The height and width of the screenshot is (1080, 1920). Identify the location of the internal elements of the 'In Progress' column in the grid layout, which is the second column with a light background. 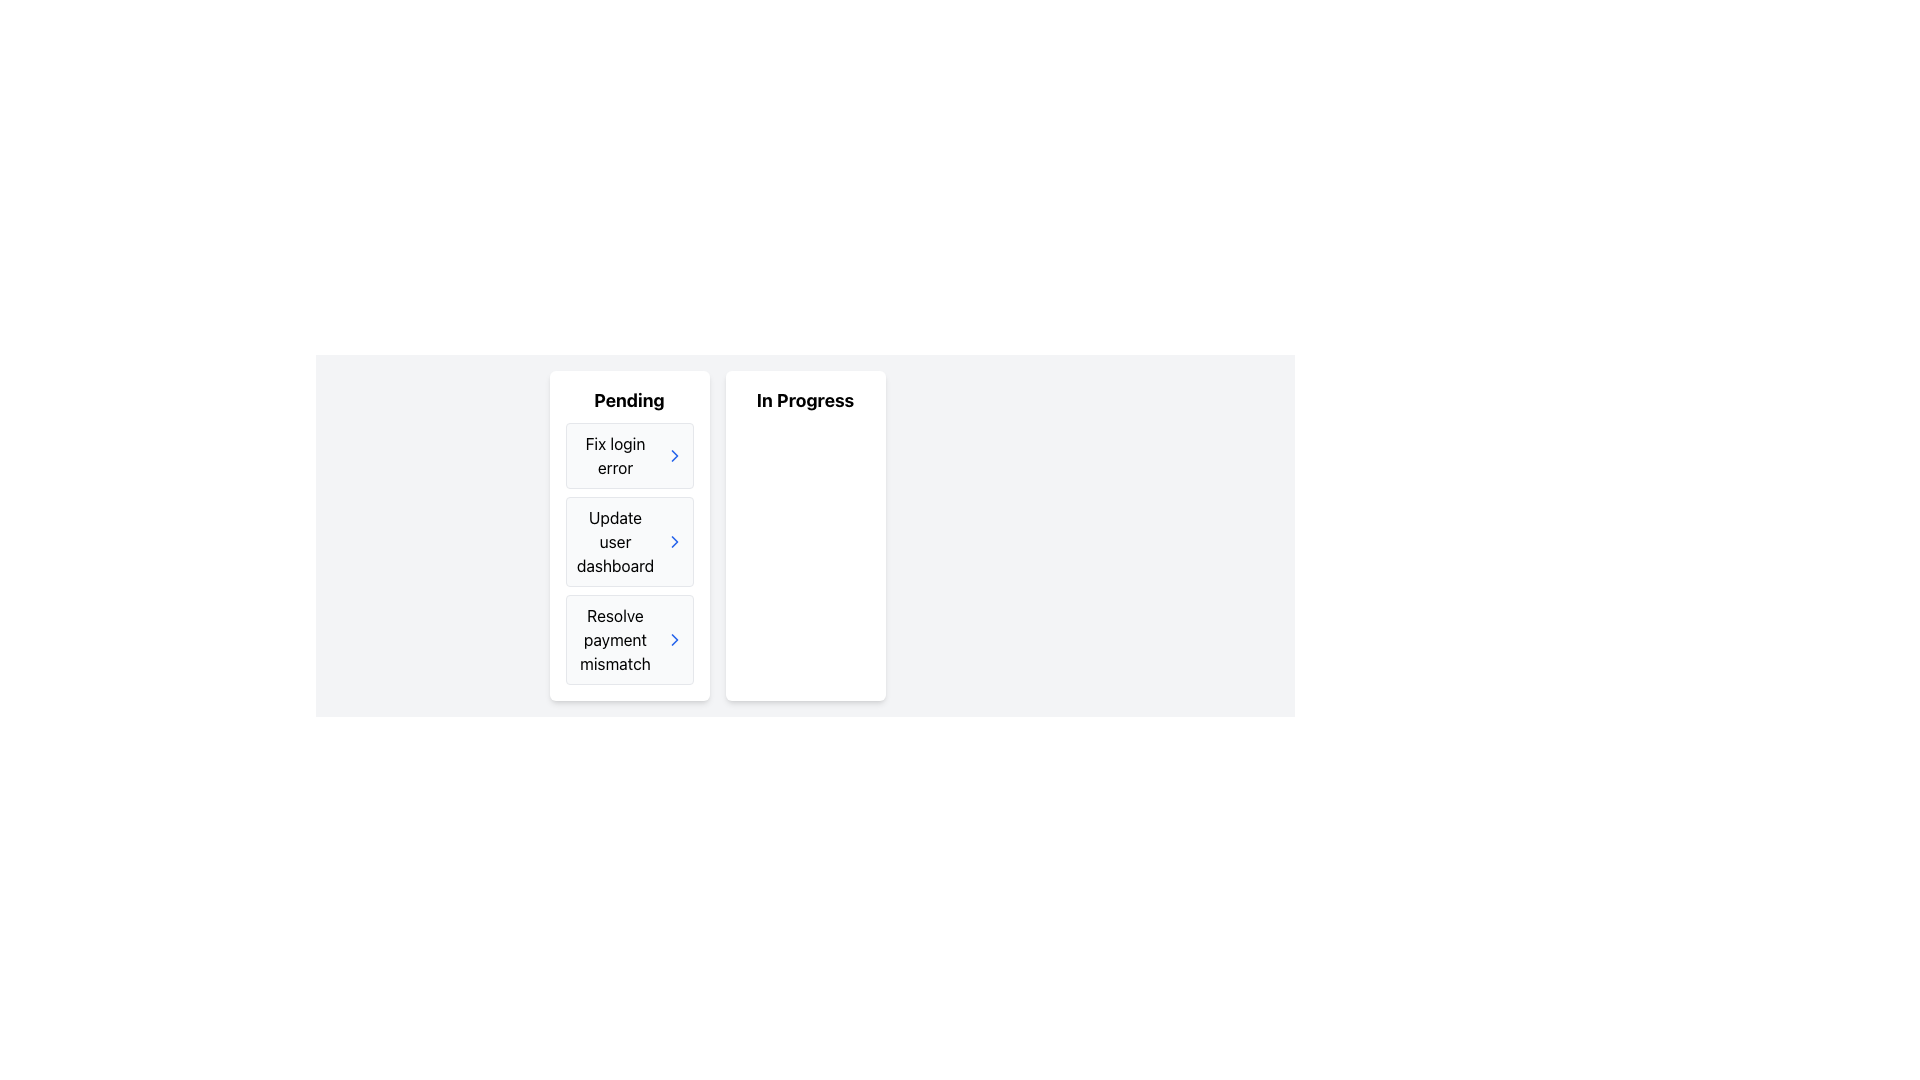
(805, 535).